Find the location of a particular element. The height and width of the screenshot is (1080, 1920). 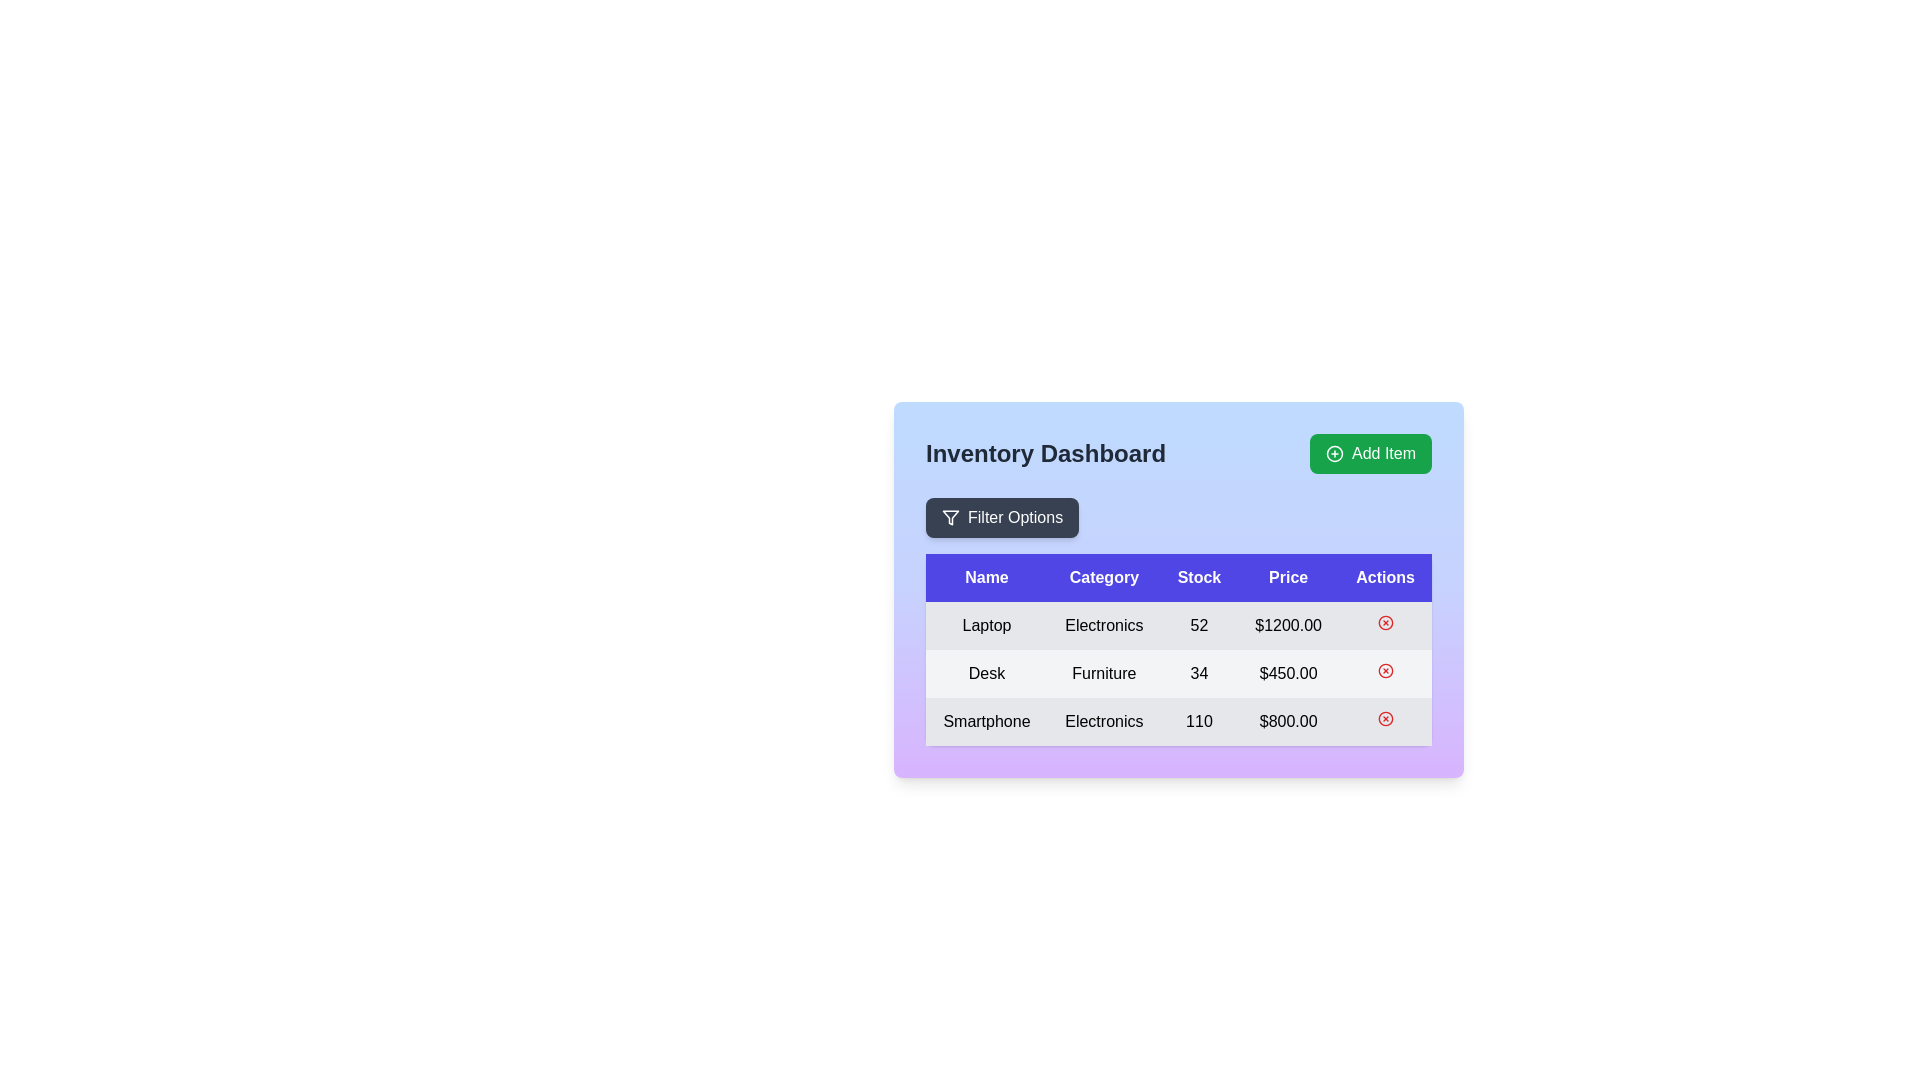

the text label that specifies the name of the item 'Smartphone' located in the third row of the table under the 'Name' column is located at coordinates (987, 721).